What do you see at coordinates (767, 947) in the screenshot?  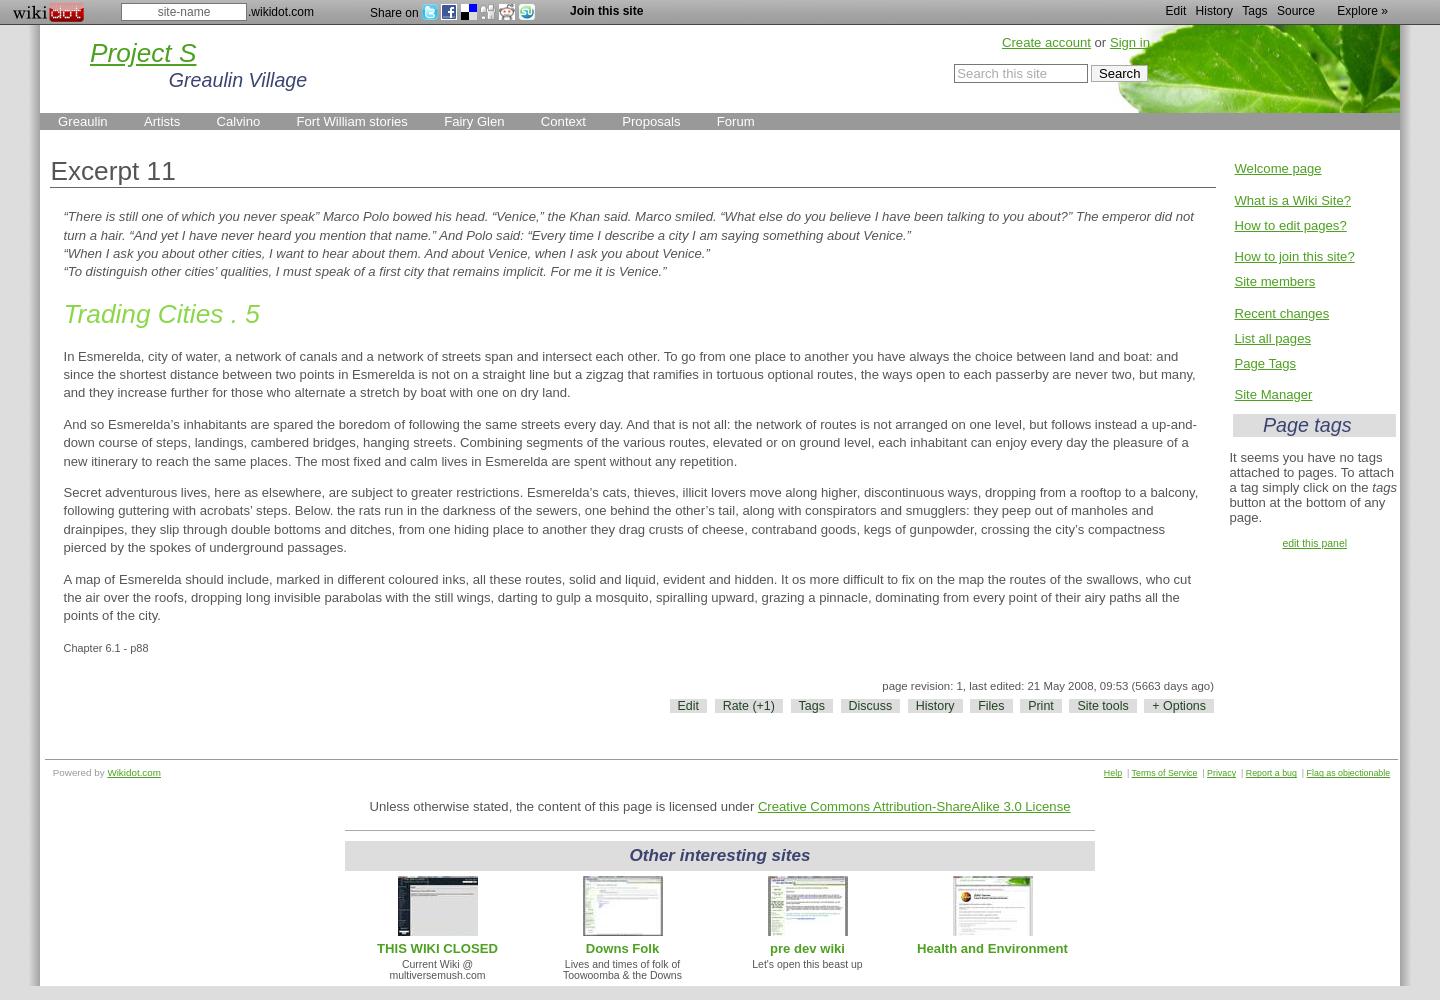 I see `'pre dev wiki'` at bounding box center [767, 947].